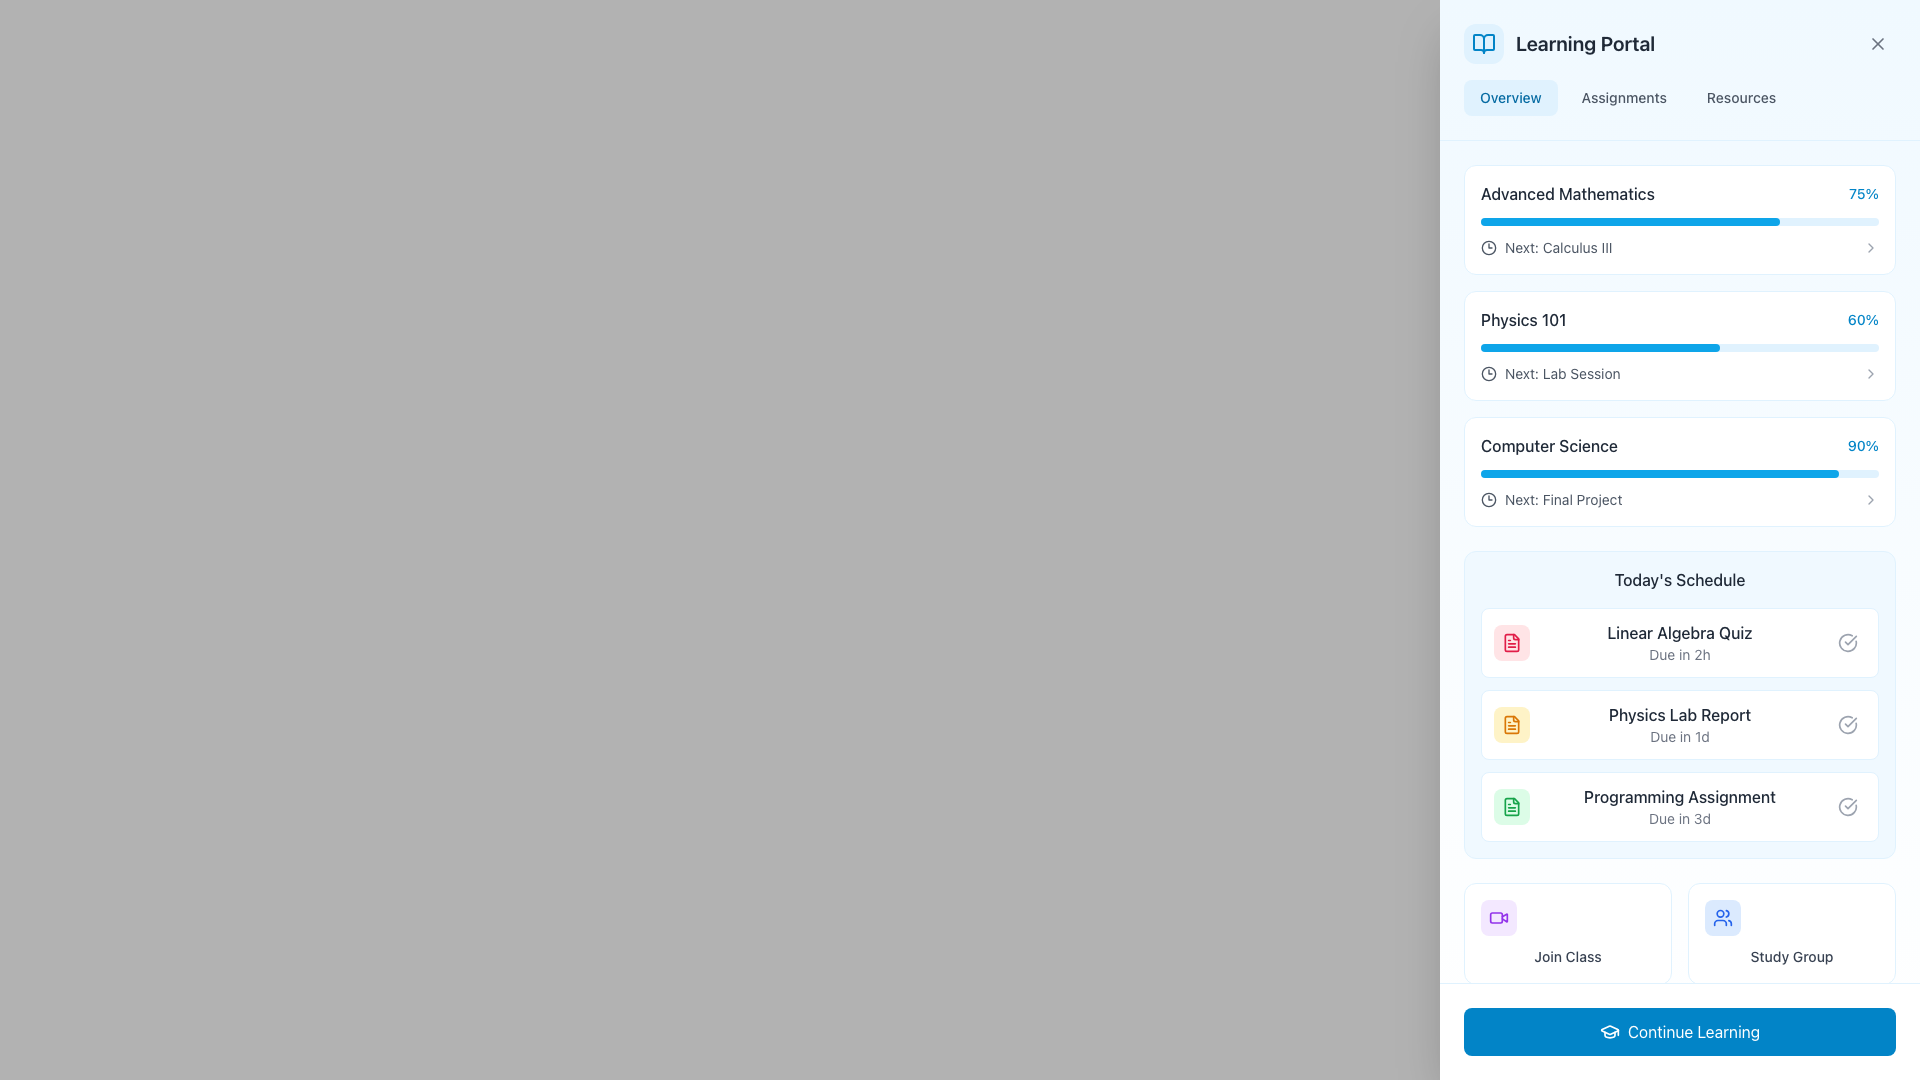  Describe the element at coordinates (1680, 805) in the screenshot. I see `the third card in 'Today’s Schedule' section, which is a white rectangular card with a light green border containing 'Programming Assignment' and a checkmark icon` at that location.